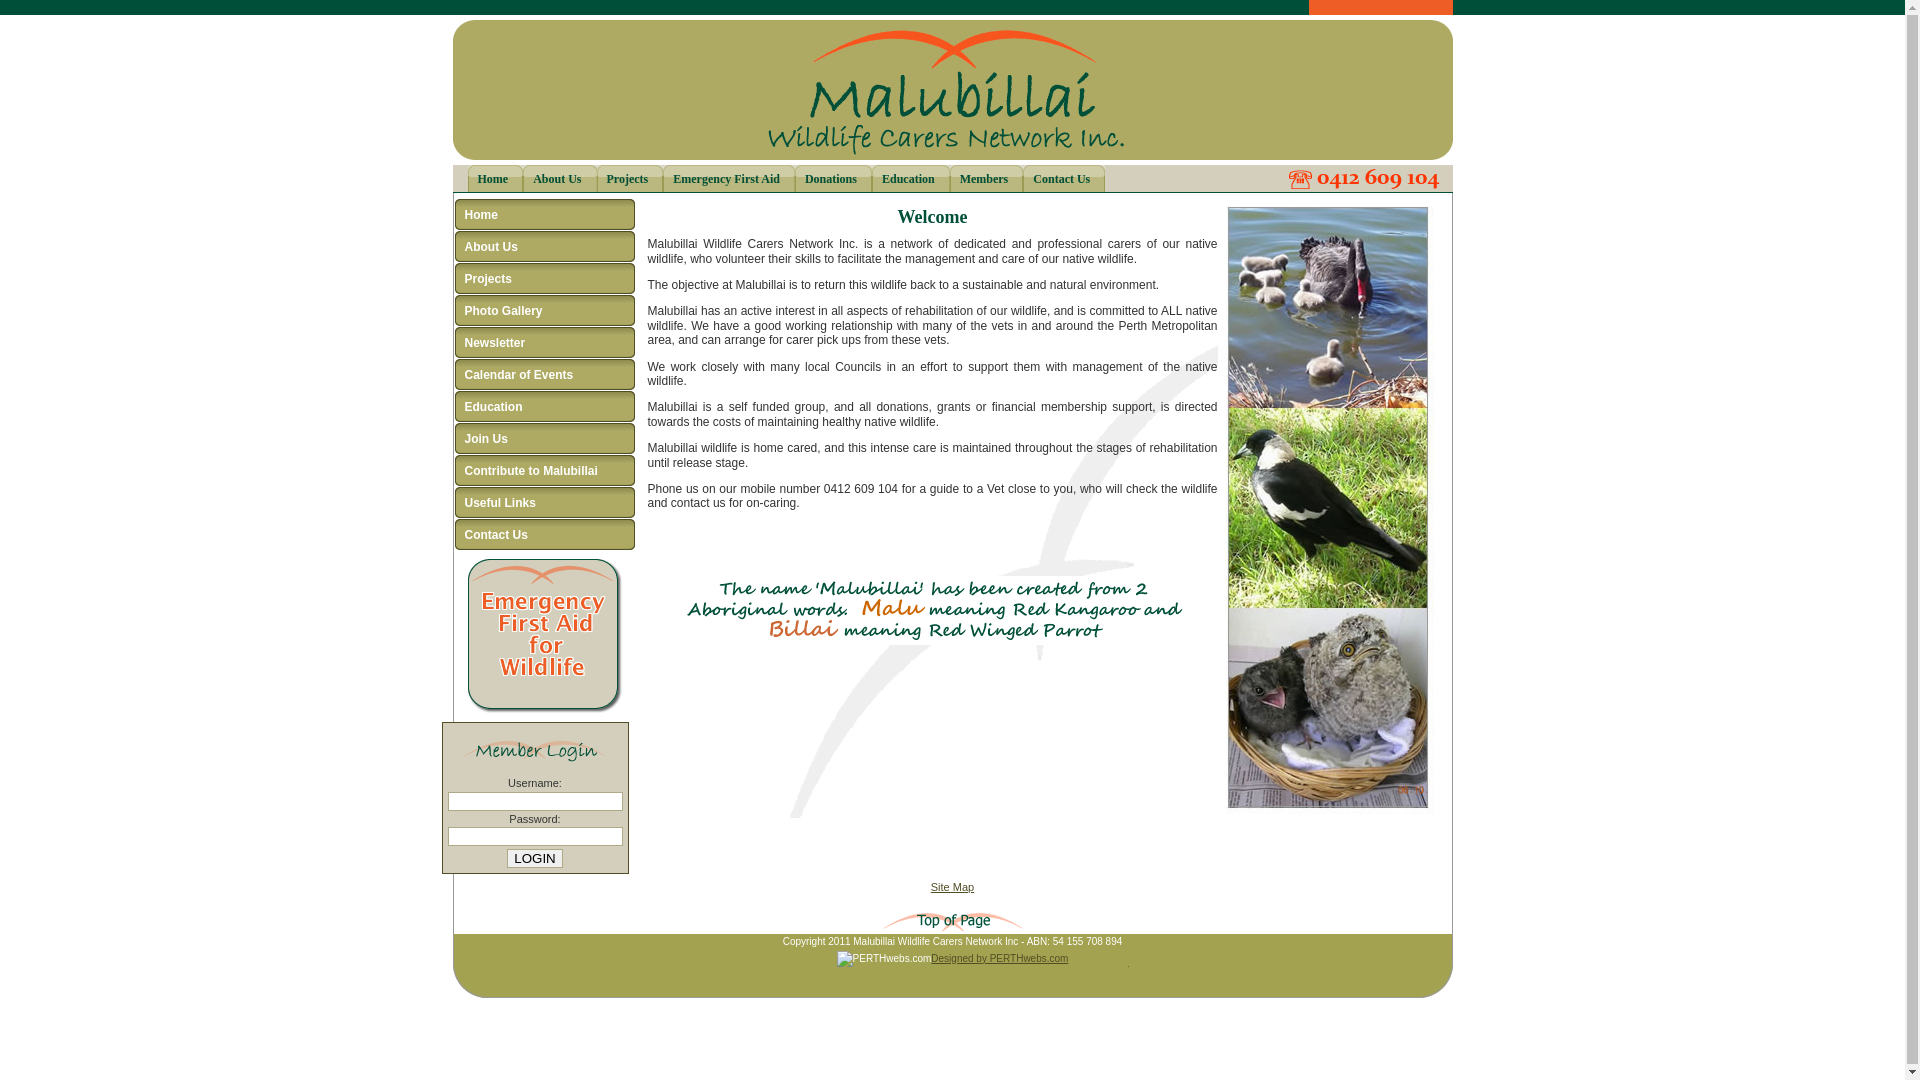  I want to click on 'Education', so click(453, 406).